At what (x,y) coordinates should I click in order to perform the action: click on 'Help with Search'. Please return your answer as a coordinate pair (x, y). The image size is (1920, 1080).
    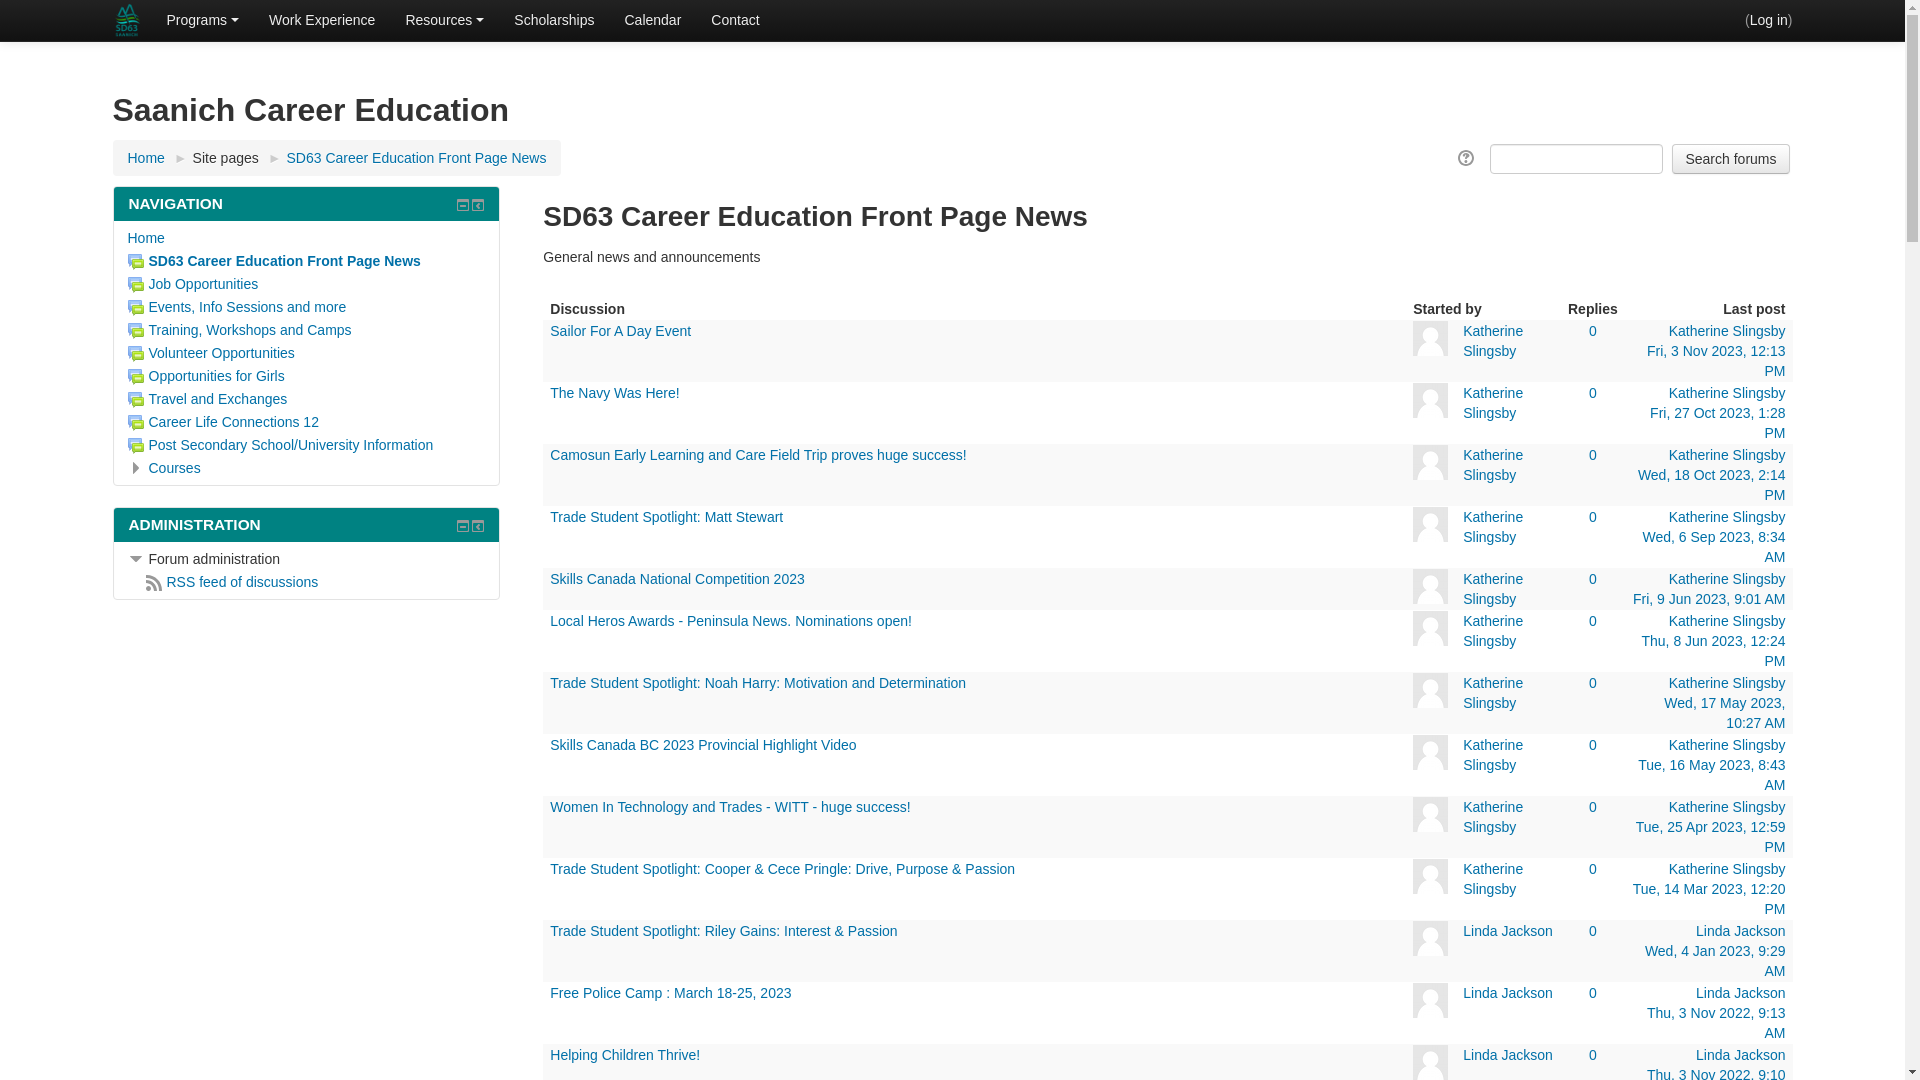
    Looking at the image, I should click on (1467, 157).